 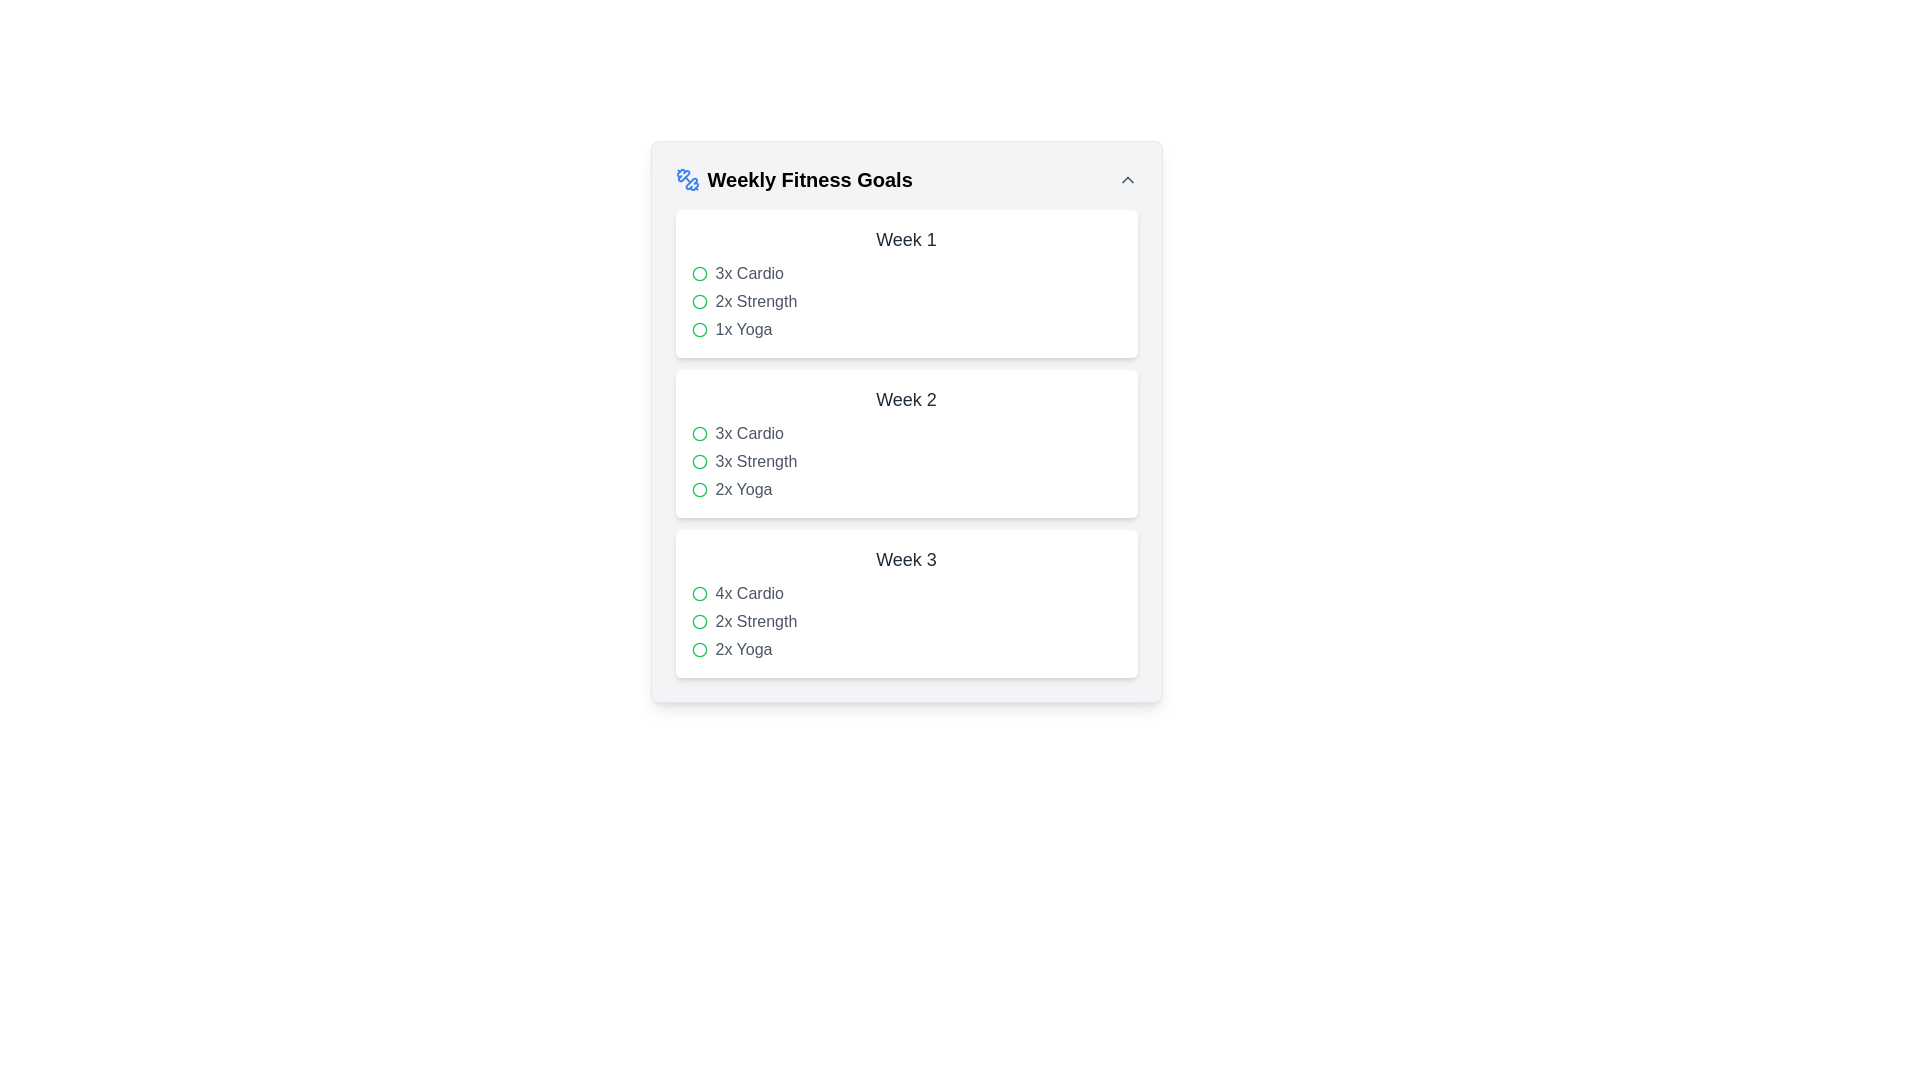 What do you see at coordinates (699, 462) in the screenshot?
I see `the circular indicator with a green border located in the second section under 'Weekly Fitness Goals', to the left of the text '3x Strength'` at bounding box center [699, 462].